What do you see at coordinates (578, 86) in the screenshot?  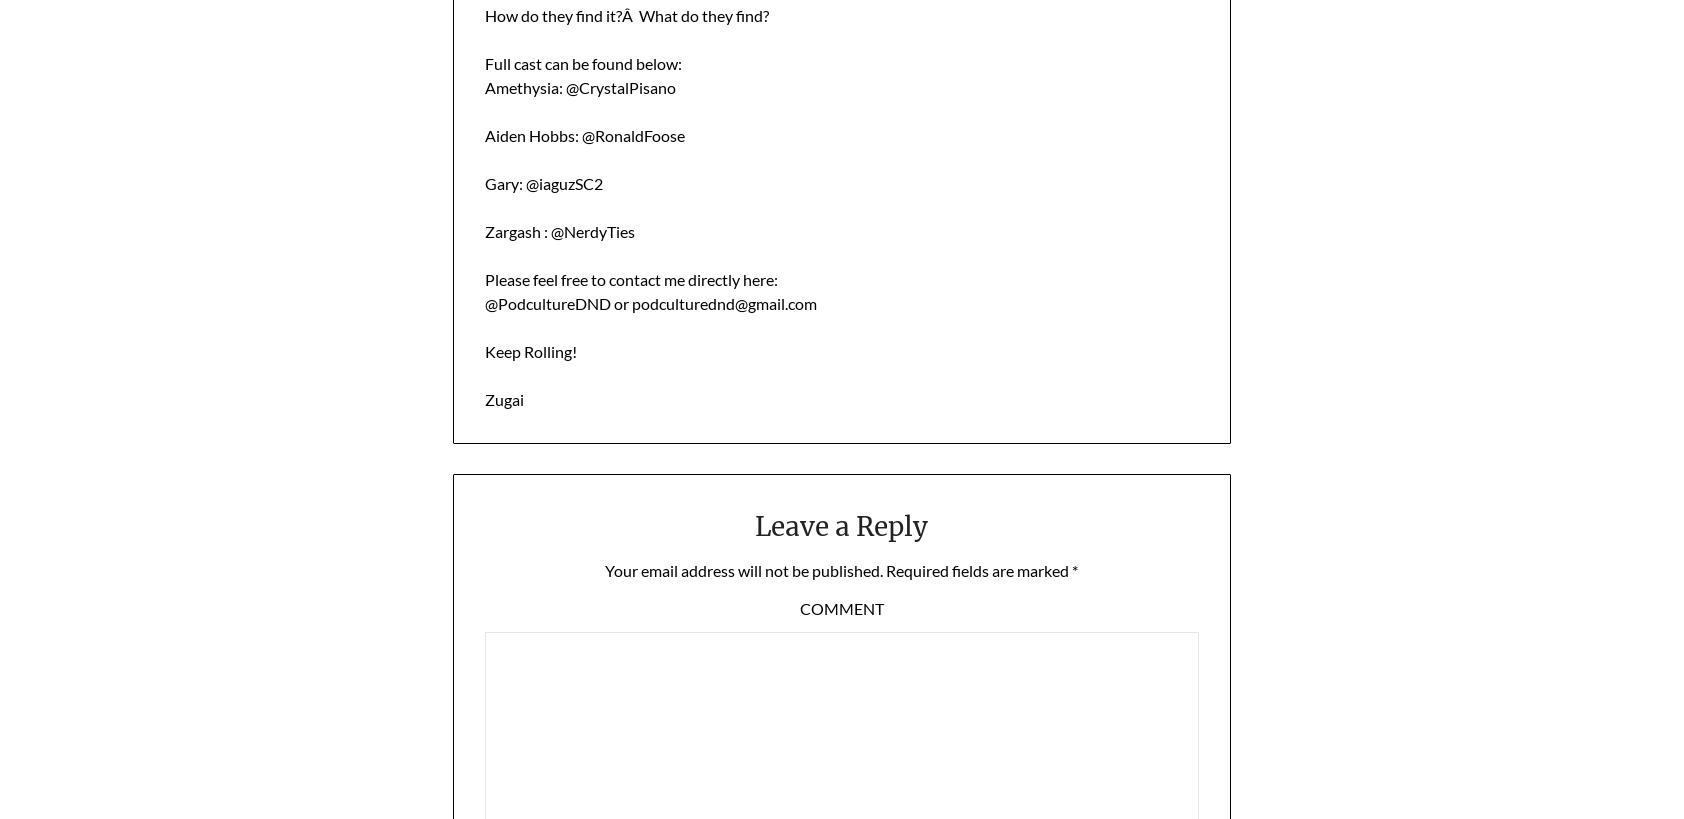 I see `'Amethysia: @CrystalPisano'` at bounding box center [578, 86].